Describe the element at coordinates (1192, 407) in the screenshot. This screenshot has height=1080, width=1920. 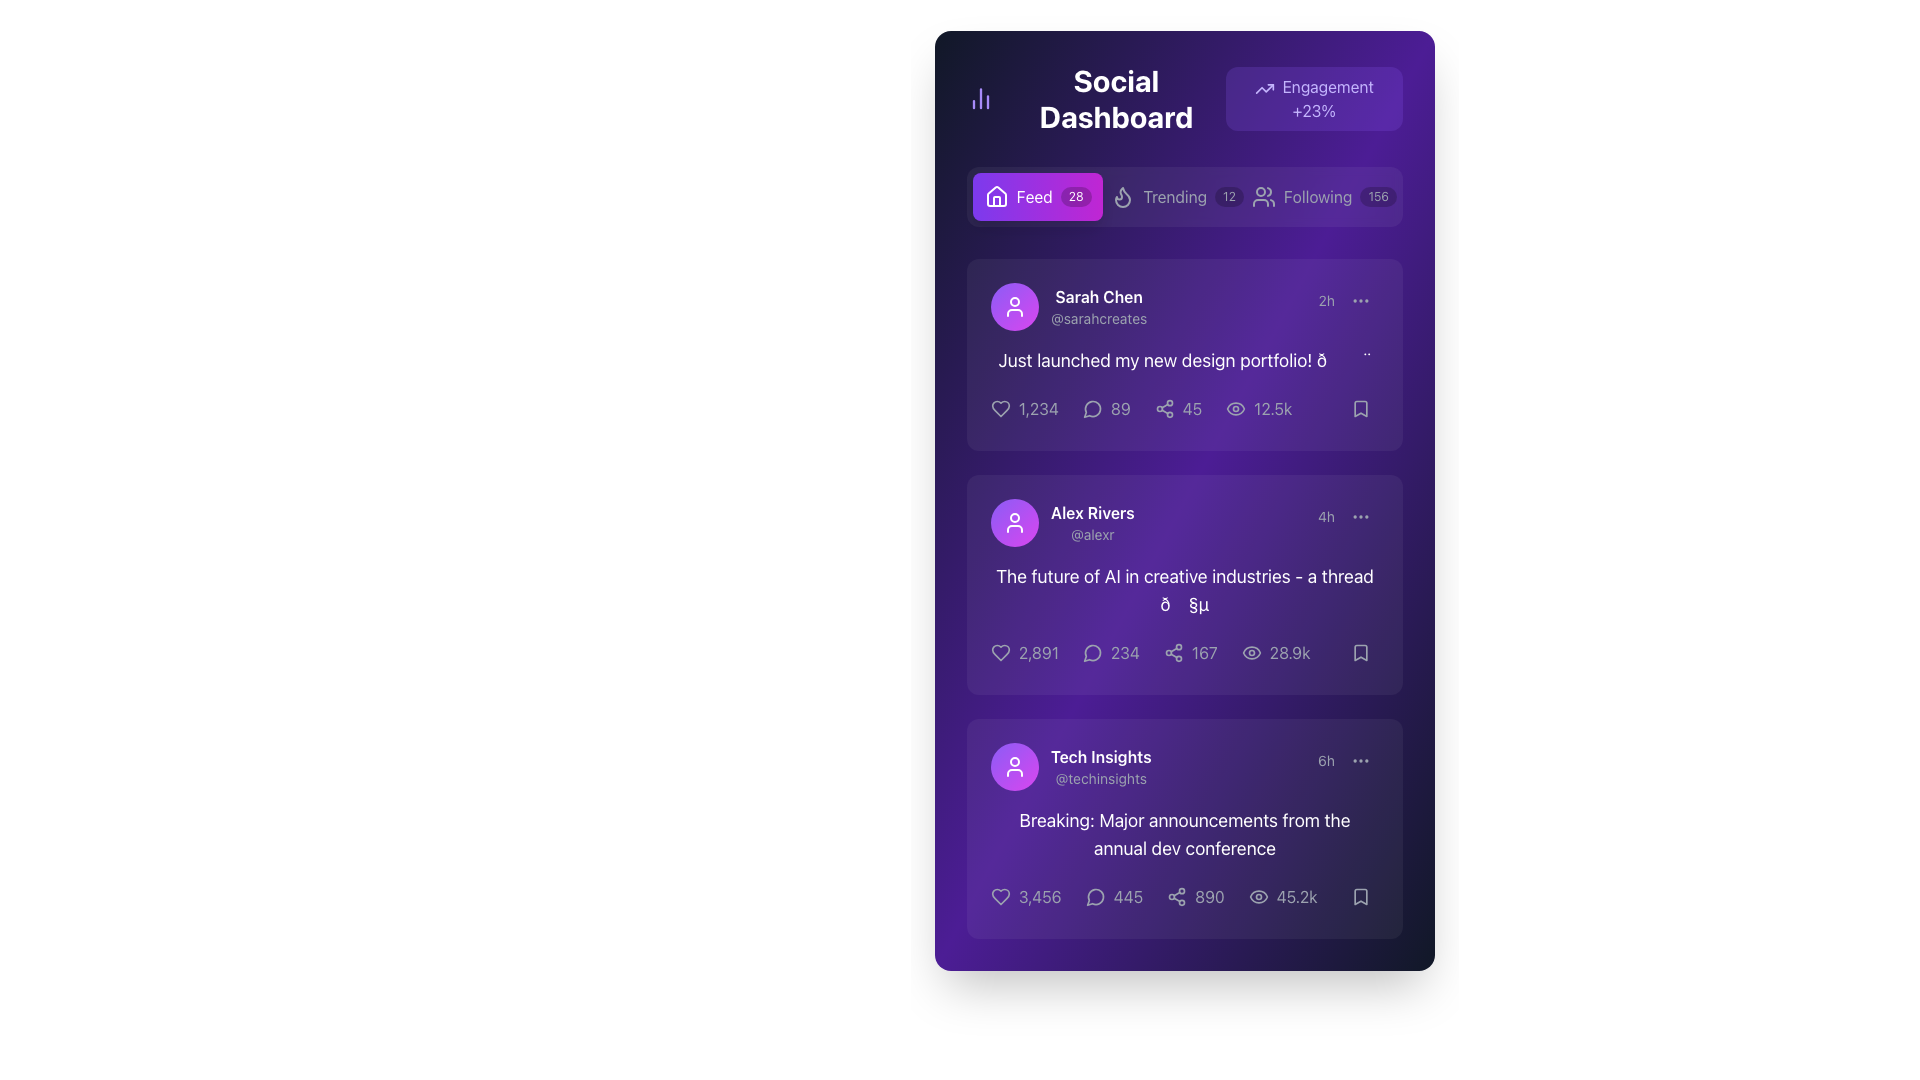
I see `number displayed in the text label or numerical counter located at the bottom-right section of the social post card, next to the eye-shaped icon` at that location.